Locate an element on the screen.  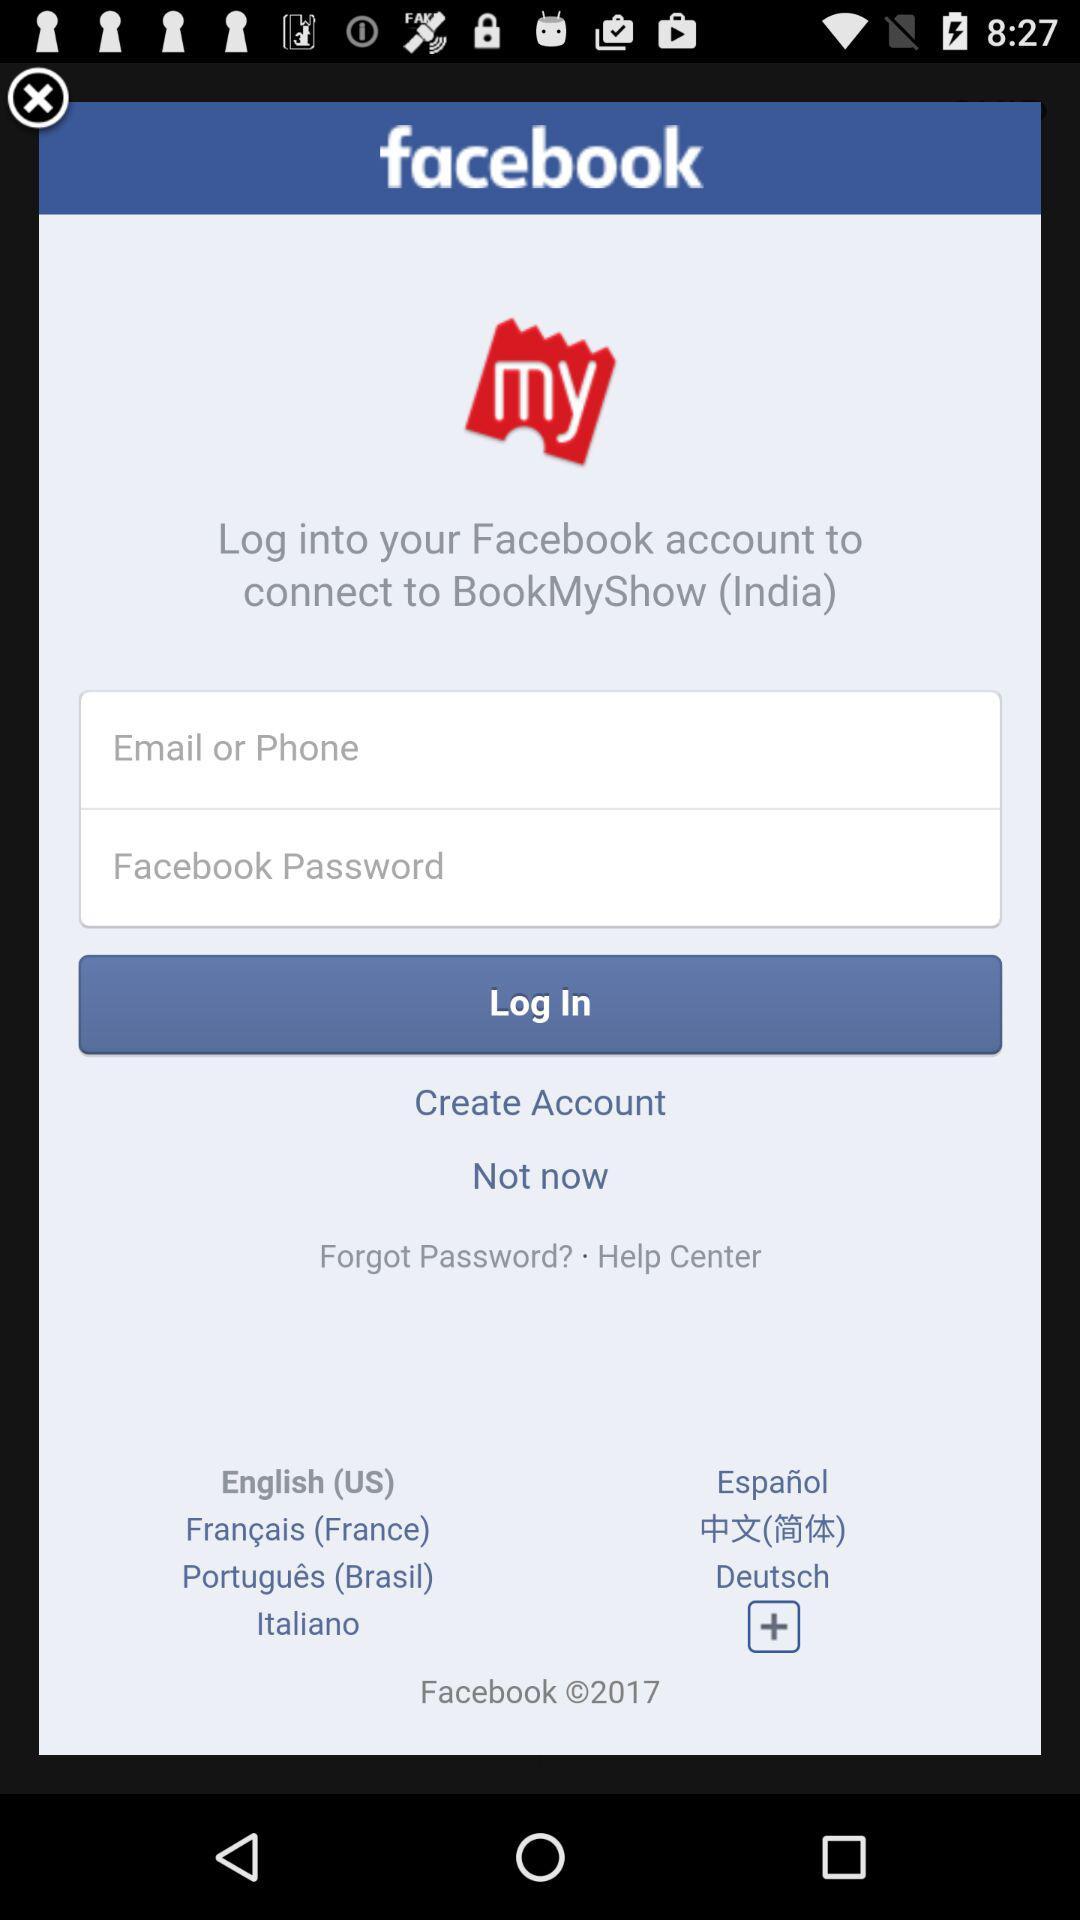
cancel is located at coordinates (38, 100).